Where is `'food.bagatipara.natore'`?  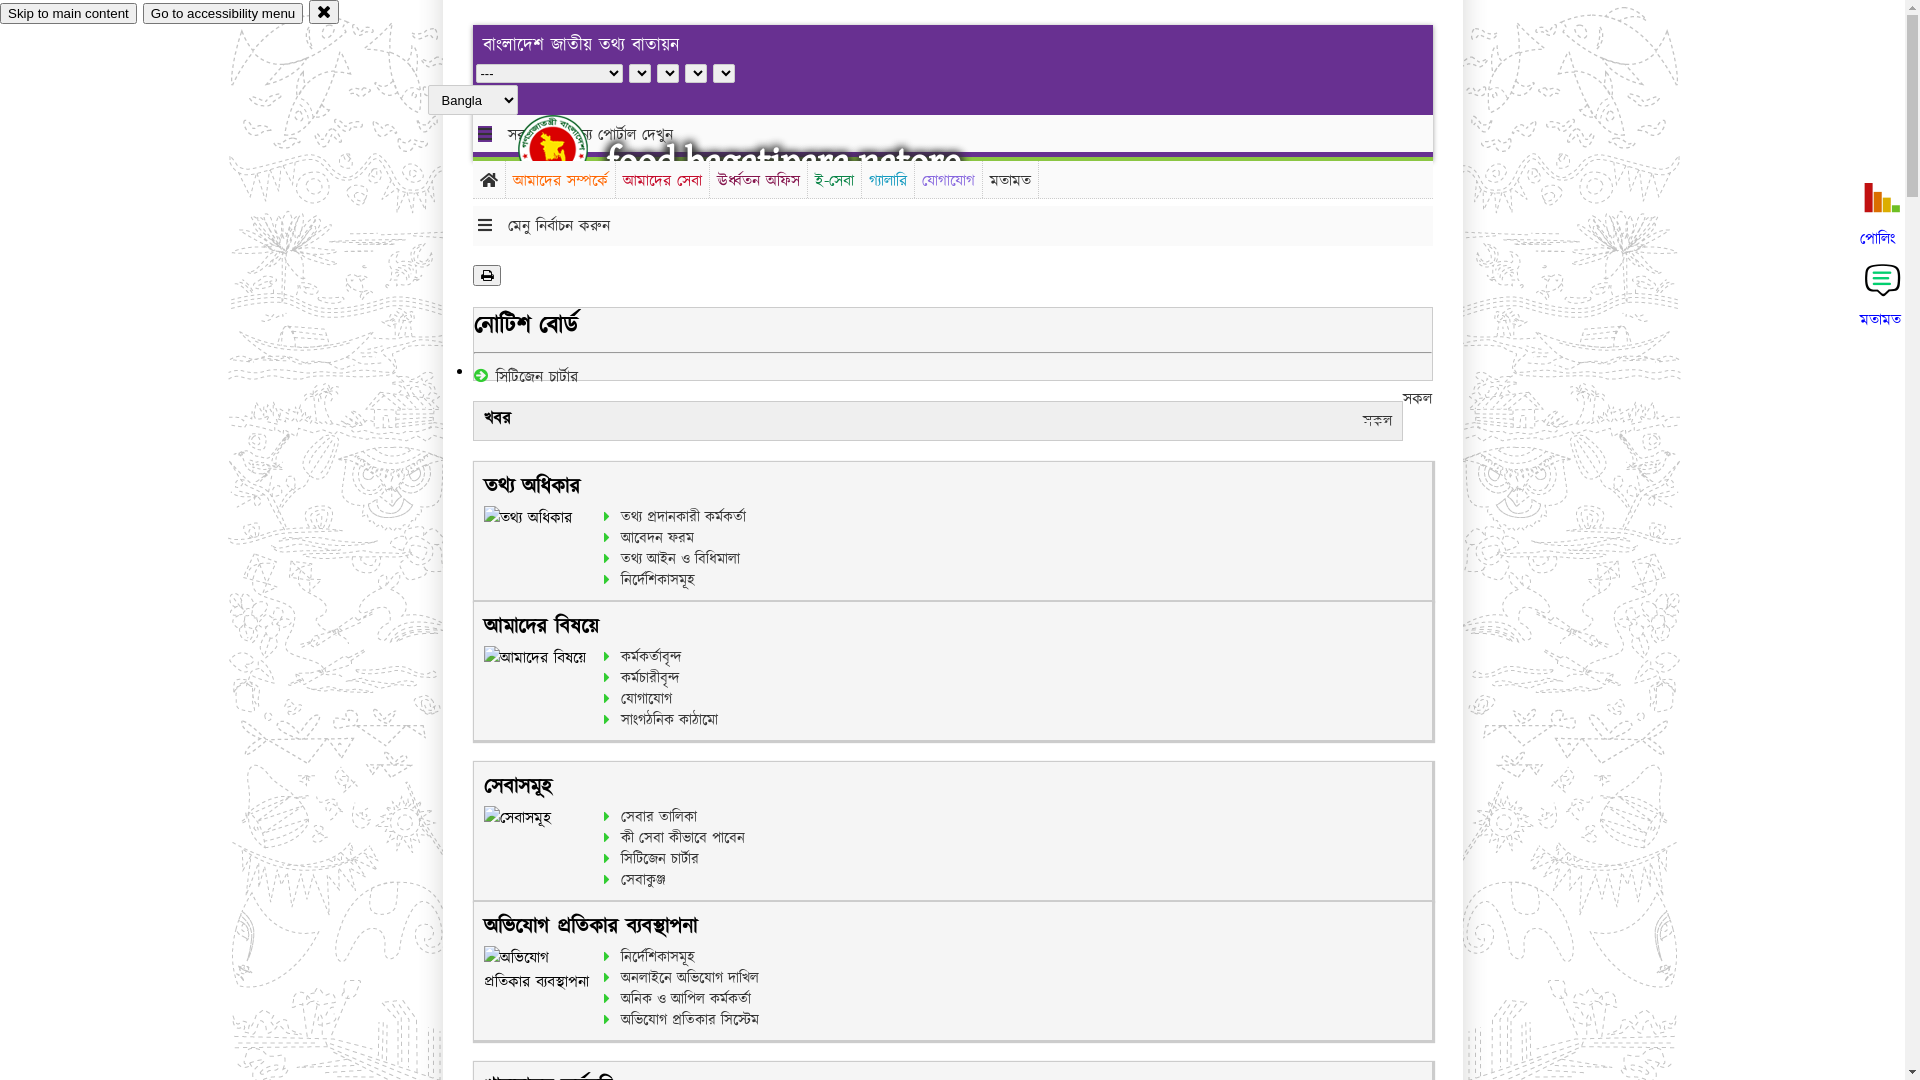
'food.bagatipara.natore' is located at coordinates (782, 161).